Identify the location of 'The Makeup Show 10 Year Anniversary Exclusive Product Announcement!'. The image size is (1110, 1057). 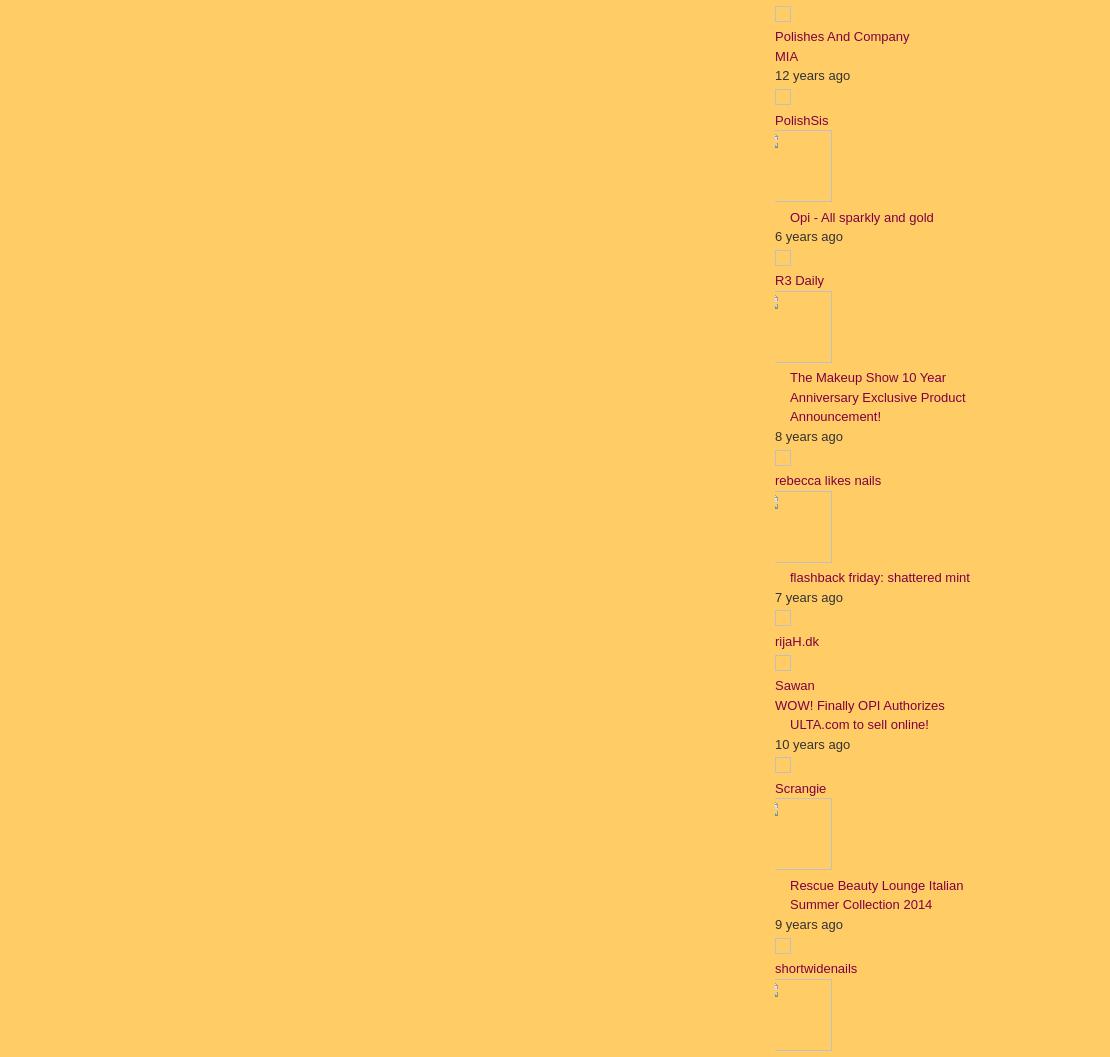
(876, 396).